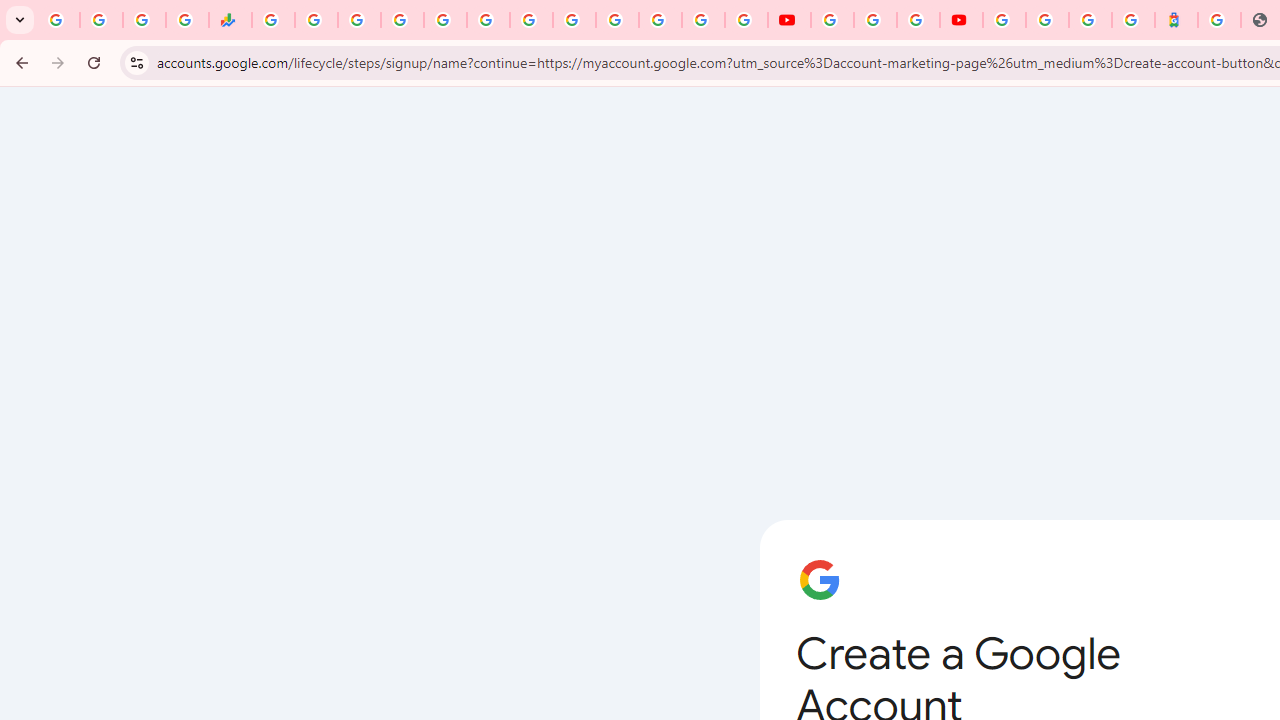  I want to click on 'Google Account Help', so click(875, 20).